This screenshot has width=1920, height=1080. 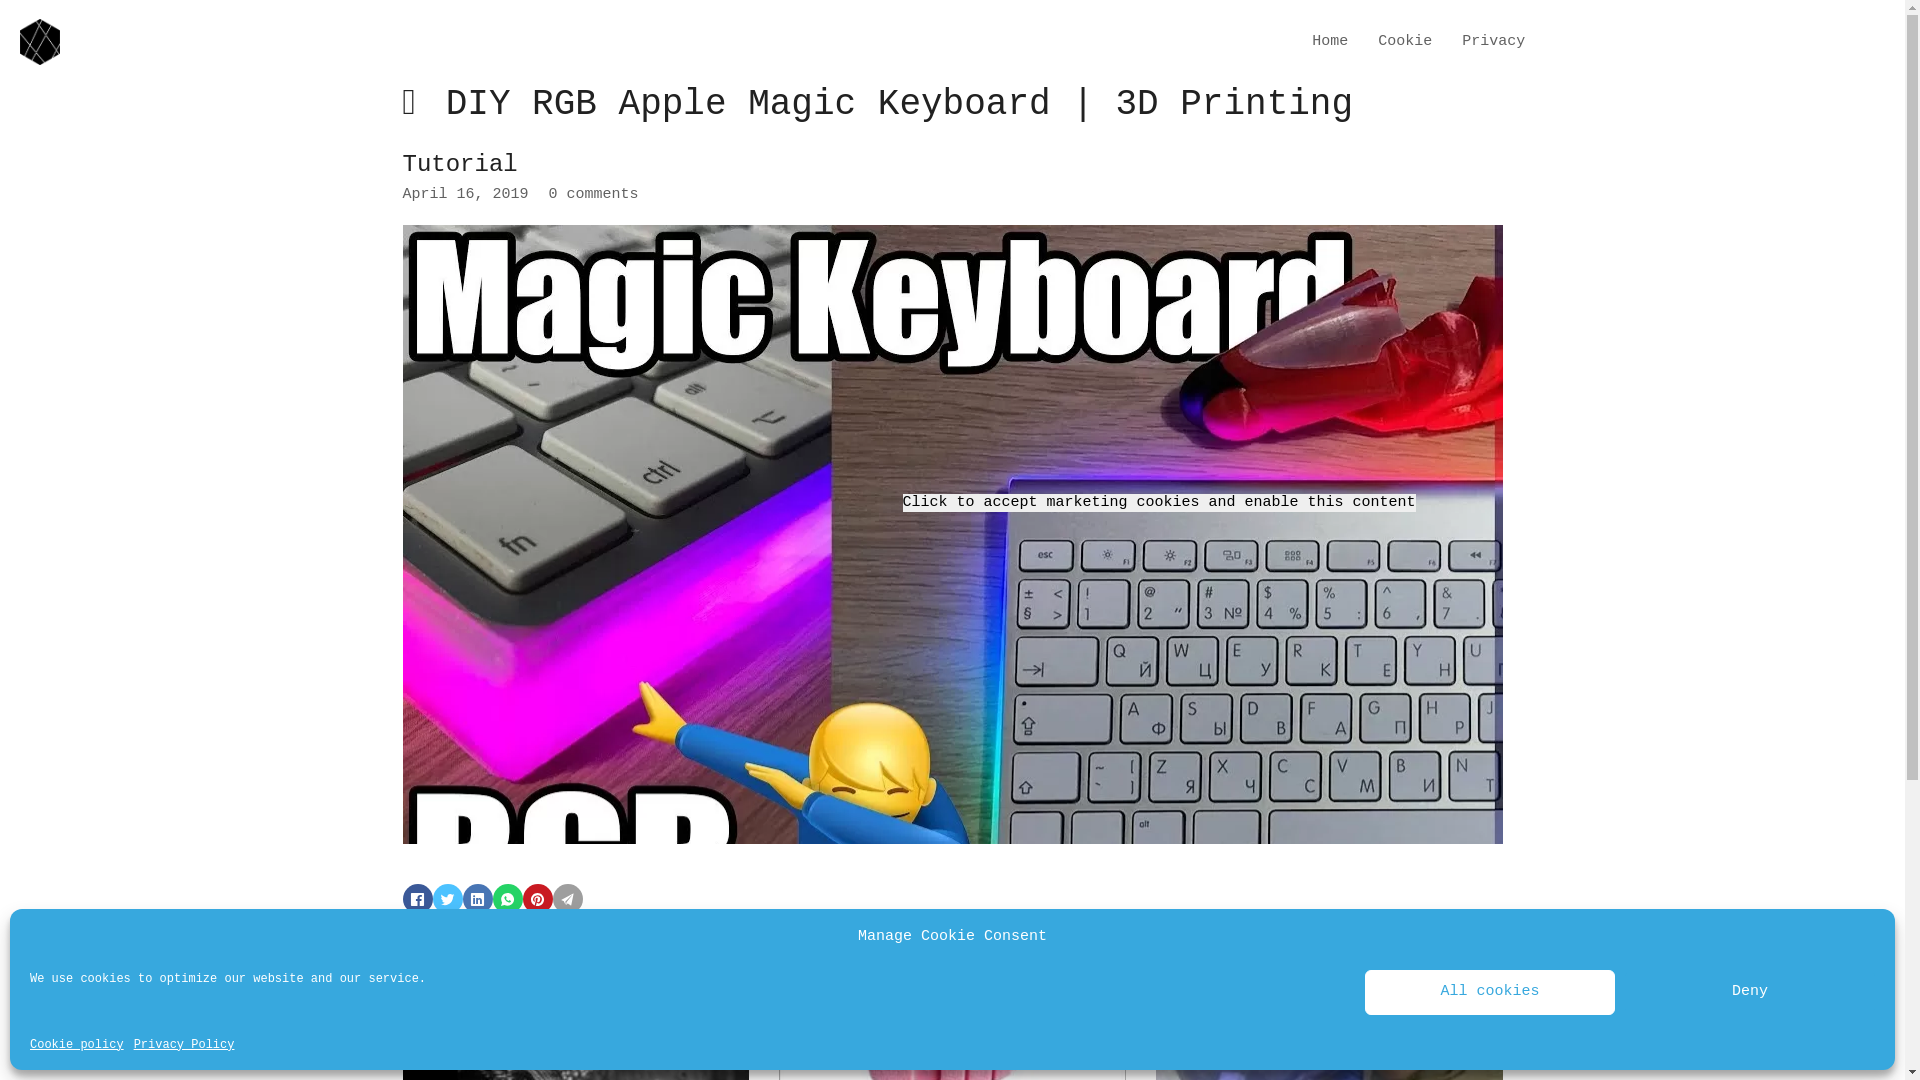 What do you see at coordinates (1462, 42) in the screenshot?
I see `'Privacy'` at bounding box center [1462, 42].